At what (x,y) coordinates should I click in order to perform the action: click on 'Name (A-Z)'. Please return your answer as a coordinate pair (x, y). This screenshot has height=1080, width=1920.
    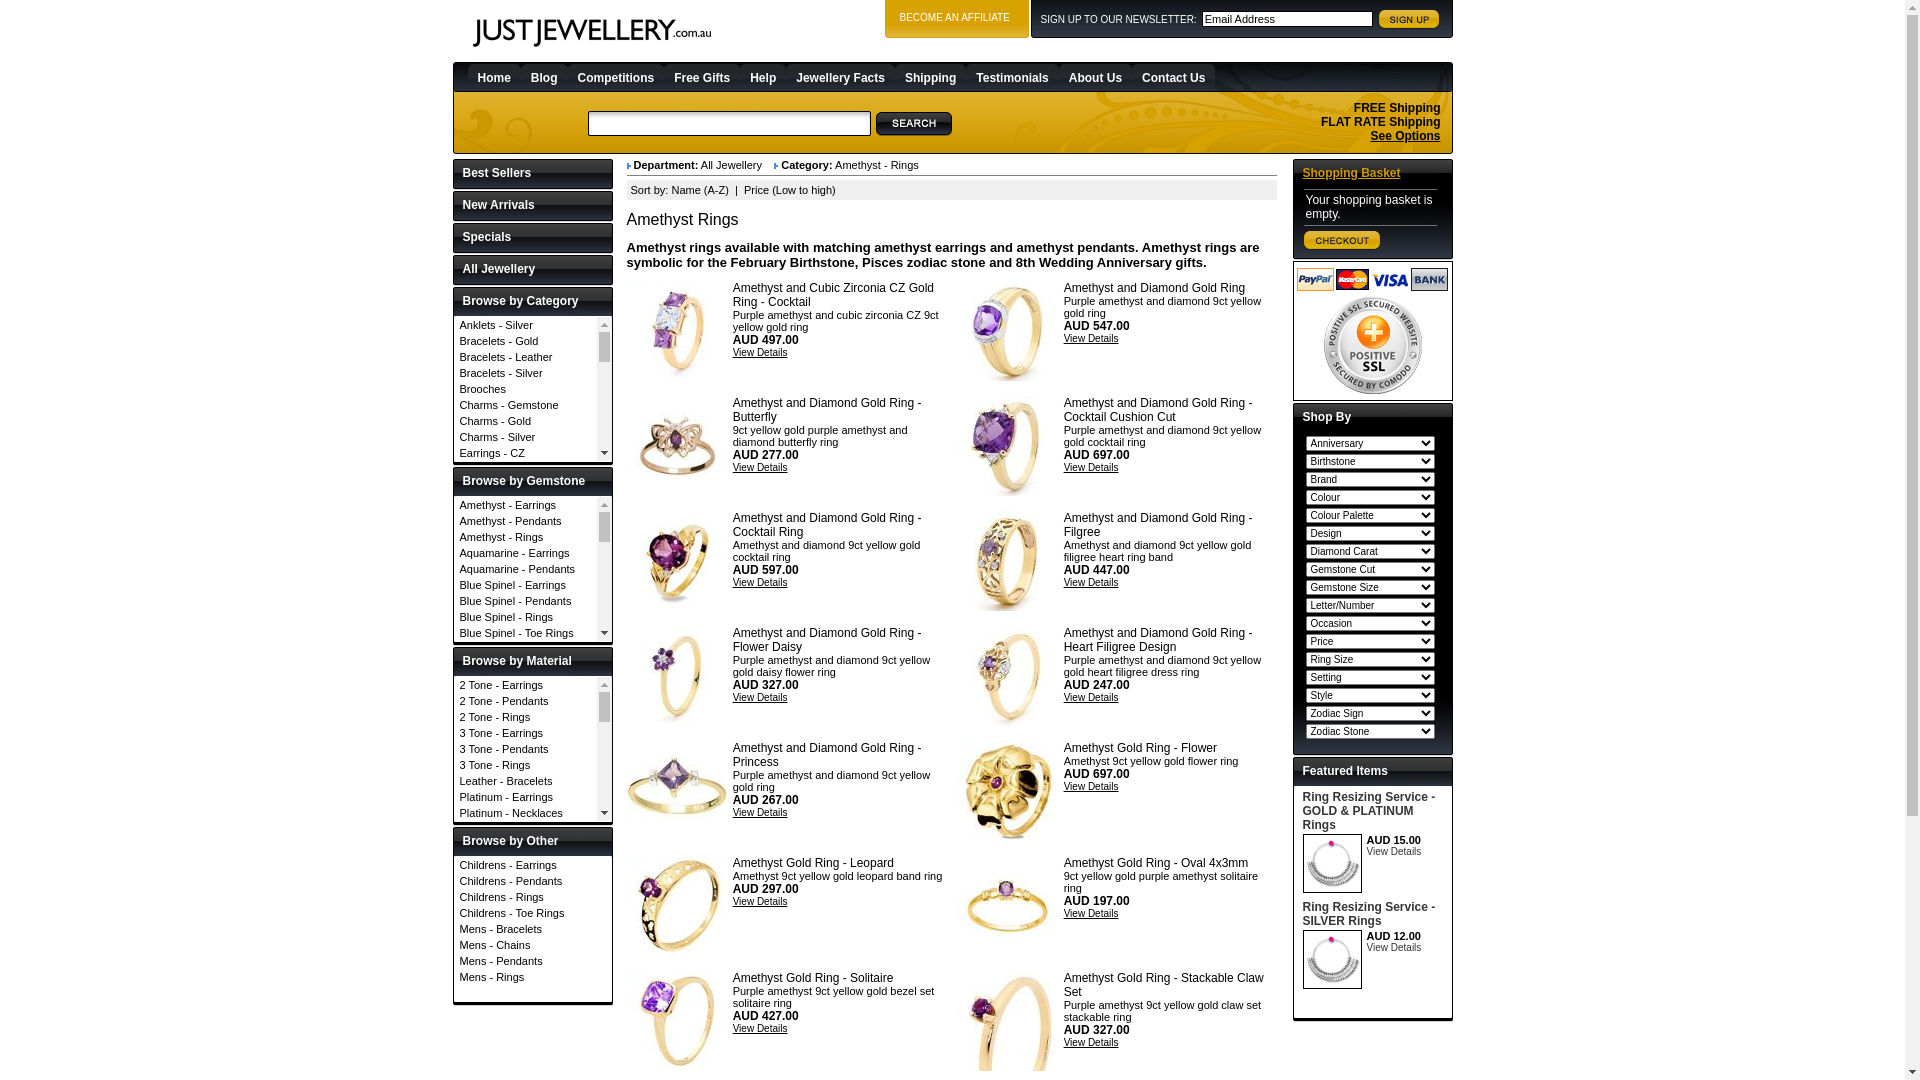
    Looking at the image, I should click on (671, 189).